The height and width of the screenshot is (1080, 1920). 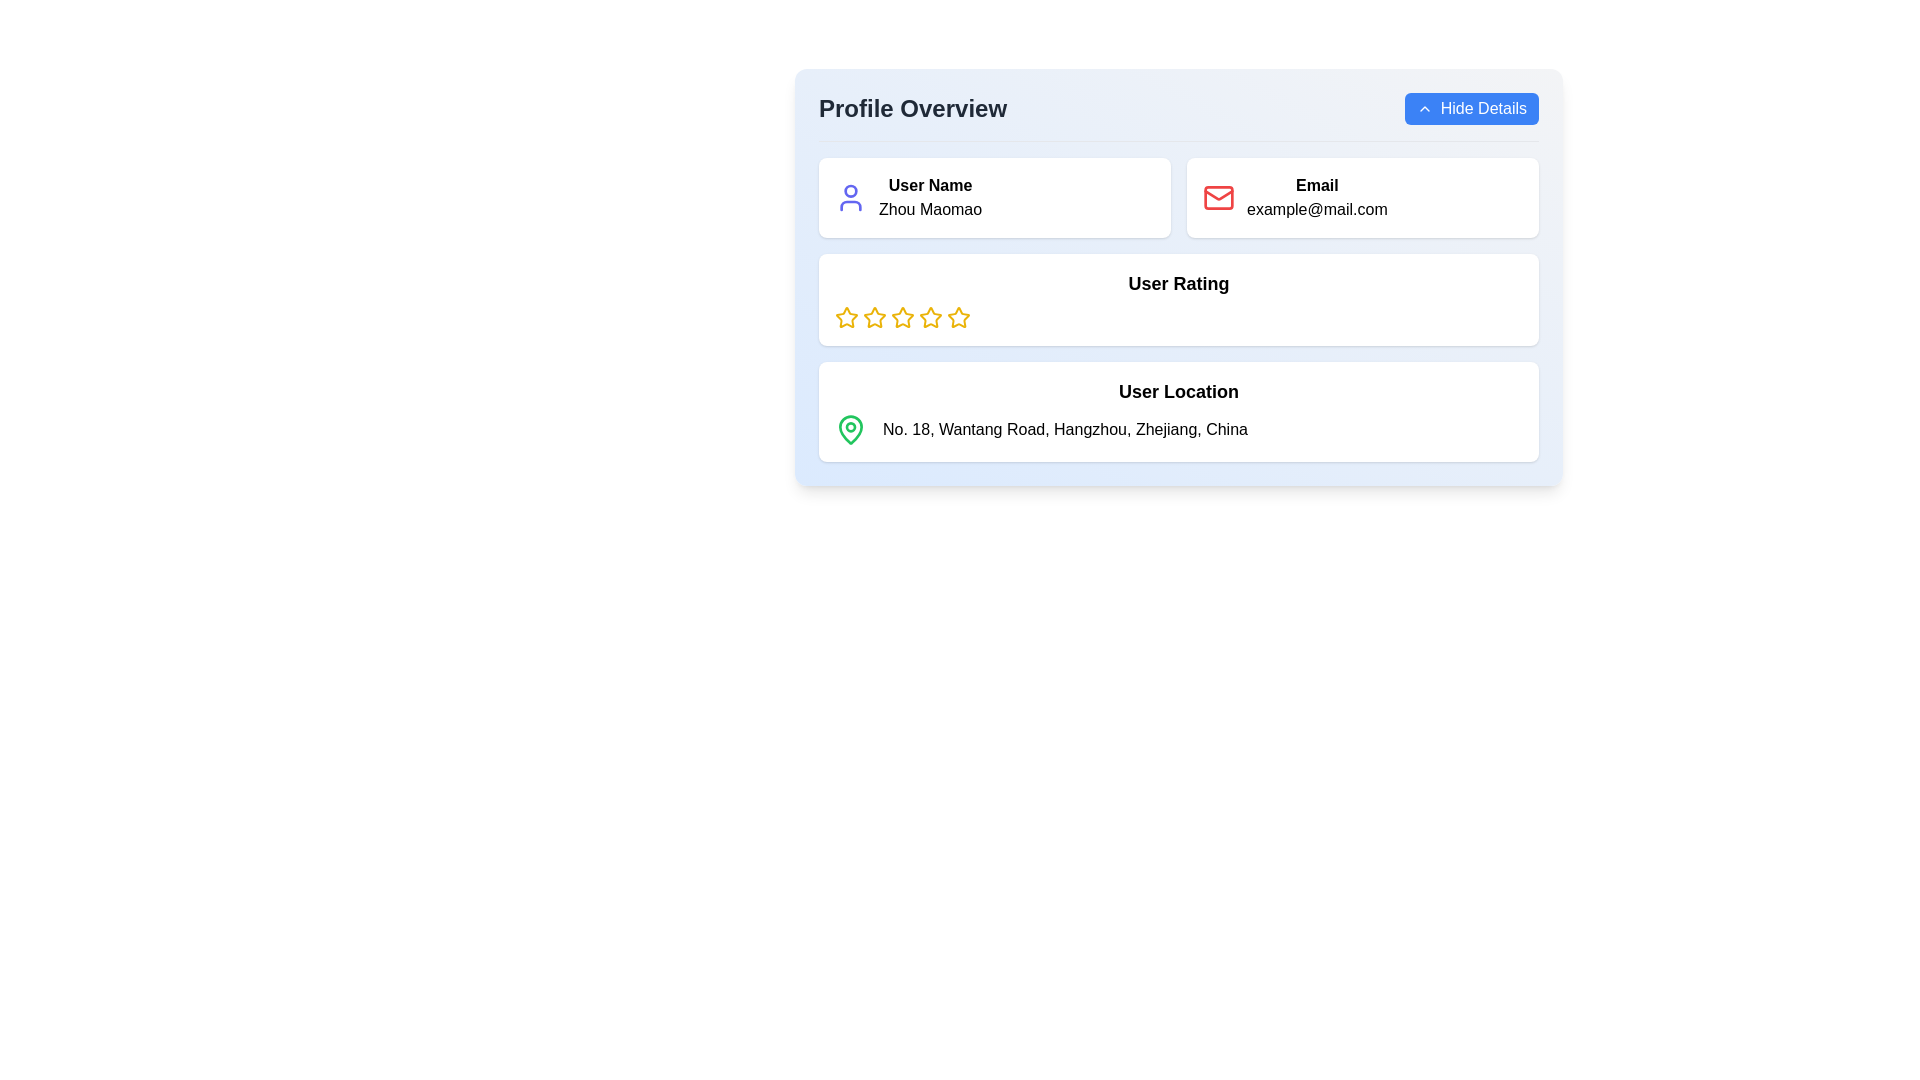 I want to click on the text label indicating 'email address' located above 'example@mail.com' in the contact information section, so click(x=1317, y=185).